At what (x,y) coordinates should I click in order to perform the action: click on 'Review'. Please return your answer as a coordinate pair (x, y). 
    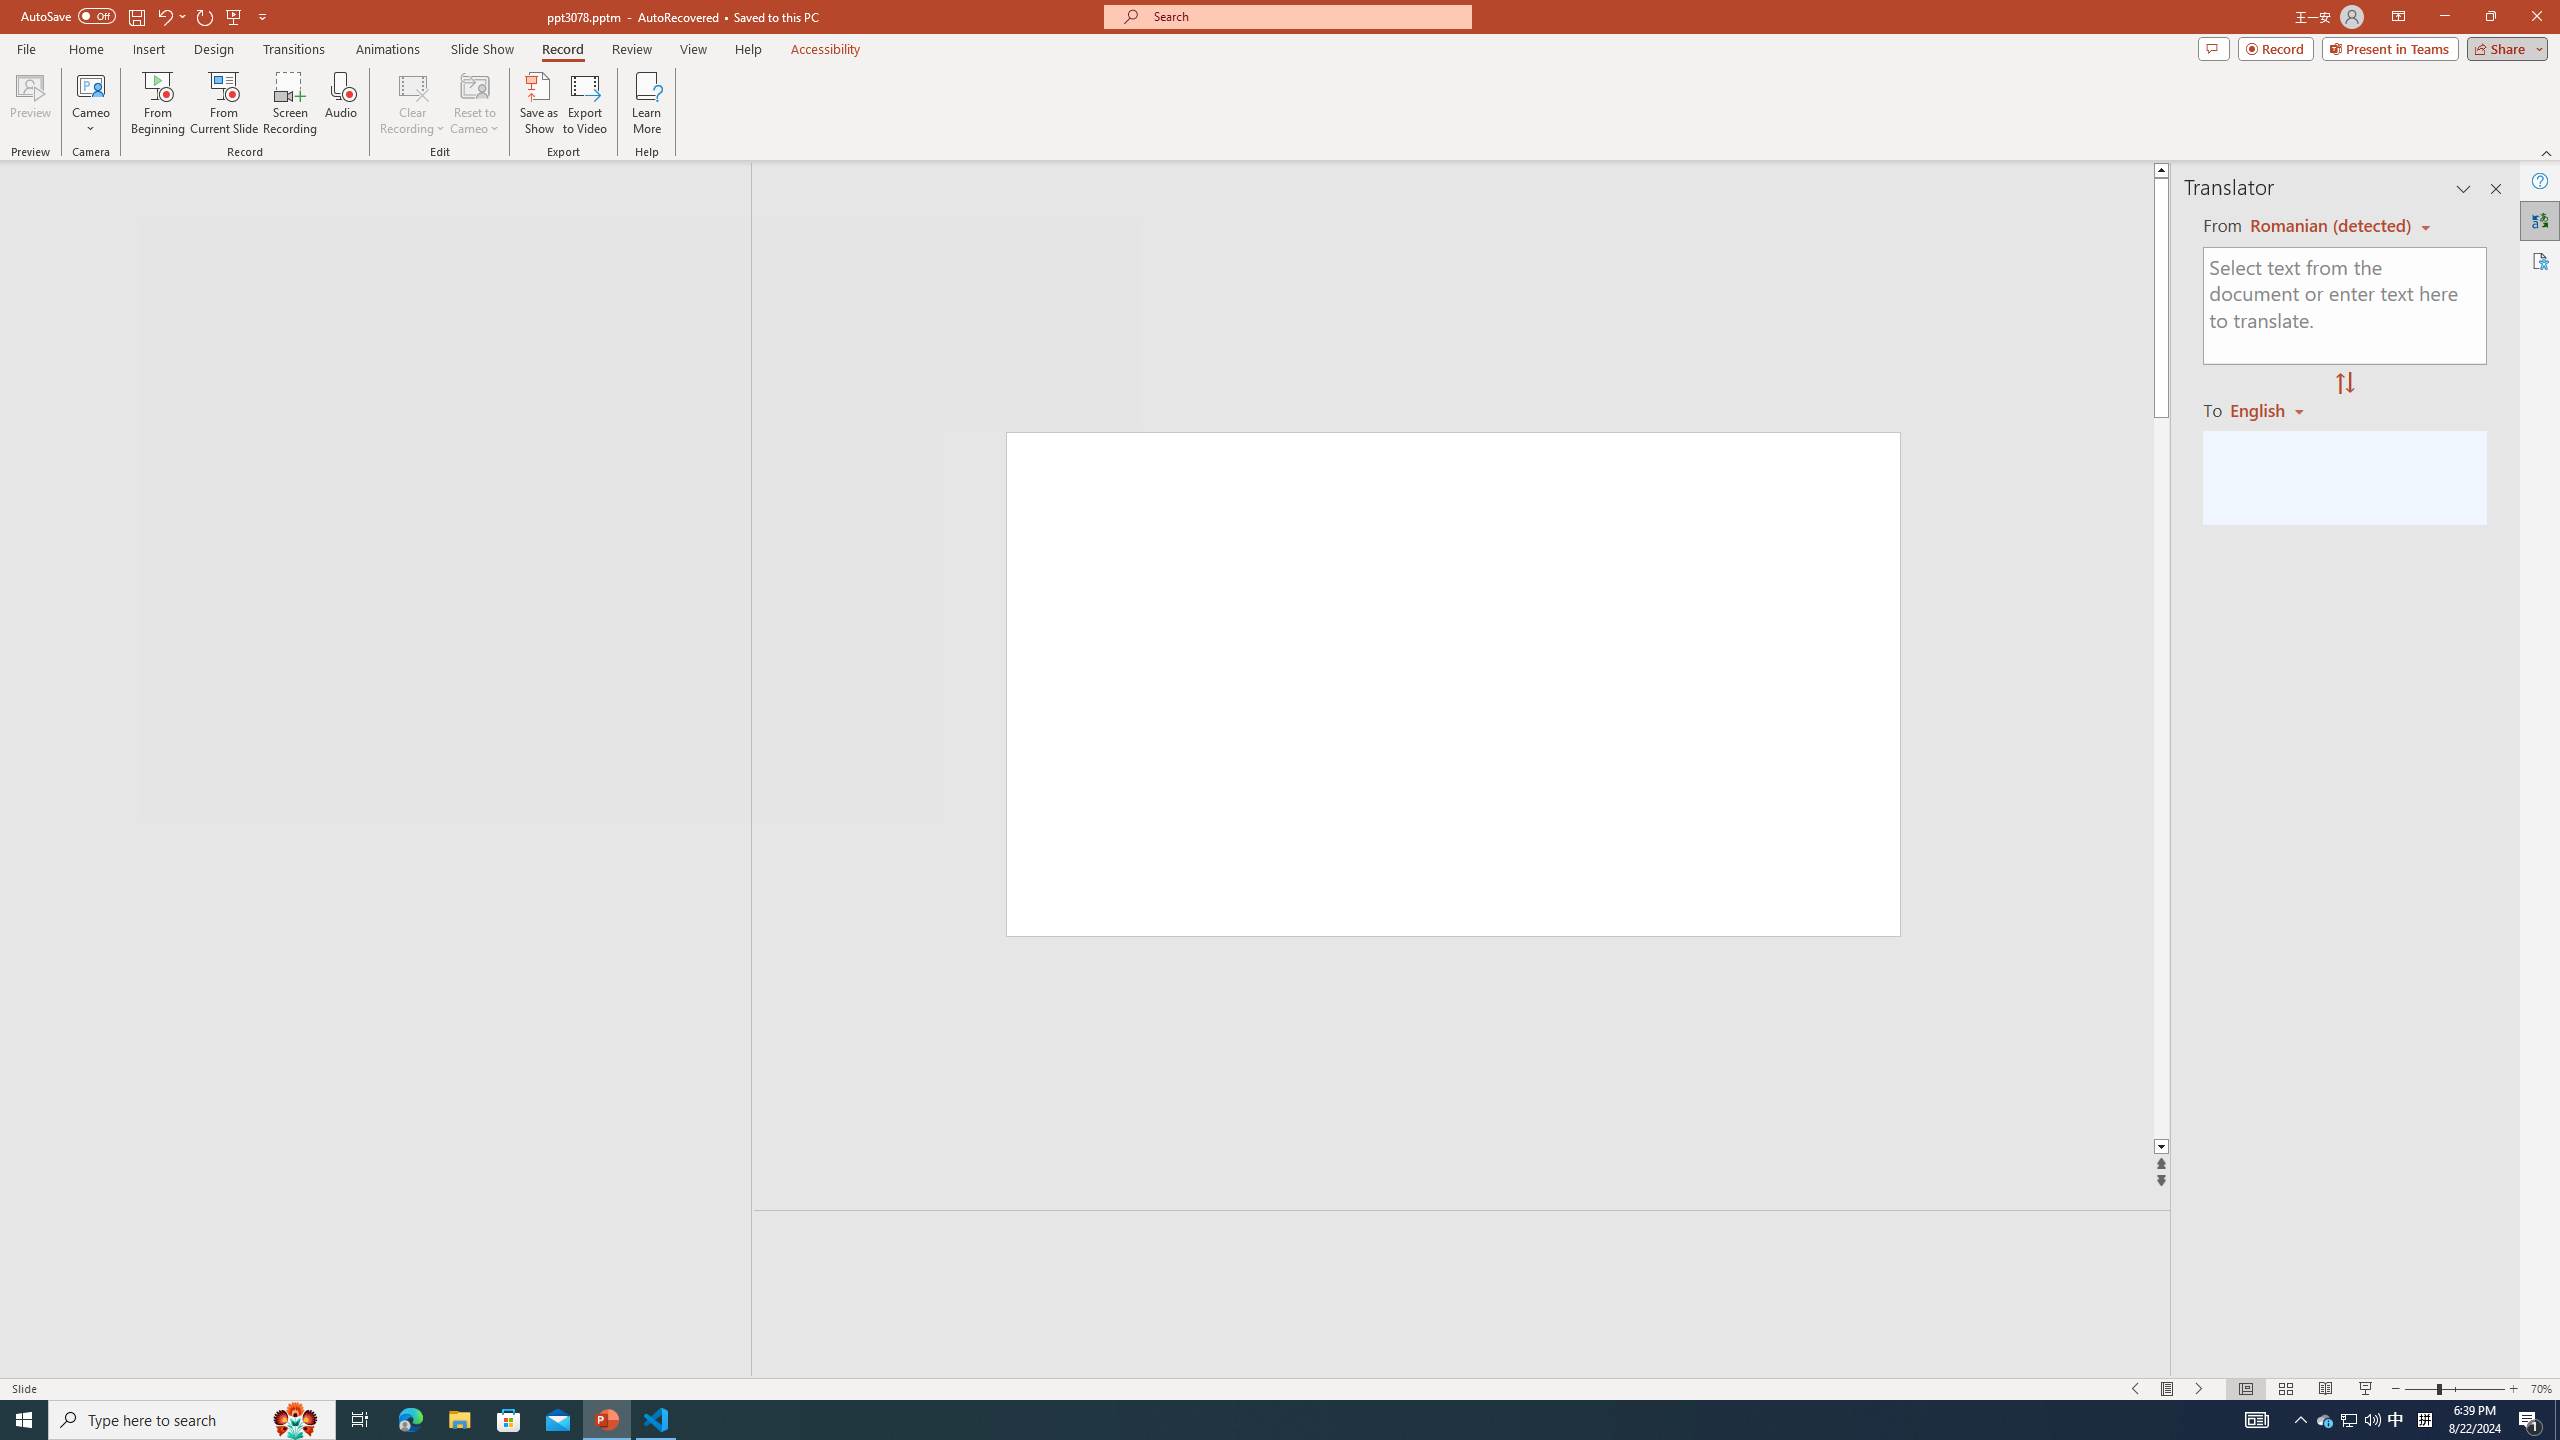
    Looking at the image, I should click on (631, 49).